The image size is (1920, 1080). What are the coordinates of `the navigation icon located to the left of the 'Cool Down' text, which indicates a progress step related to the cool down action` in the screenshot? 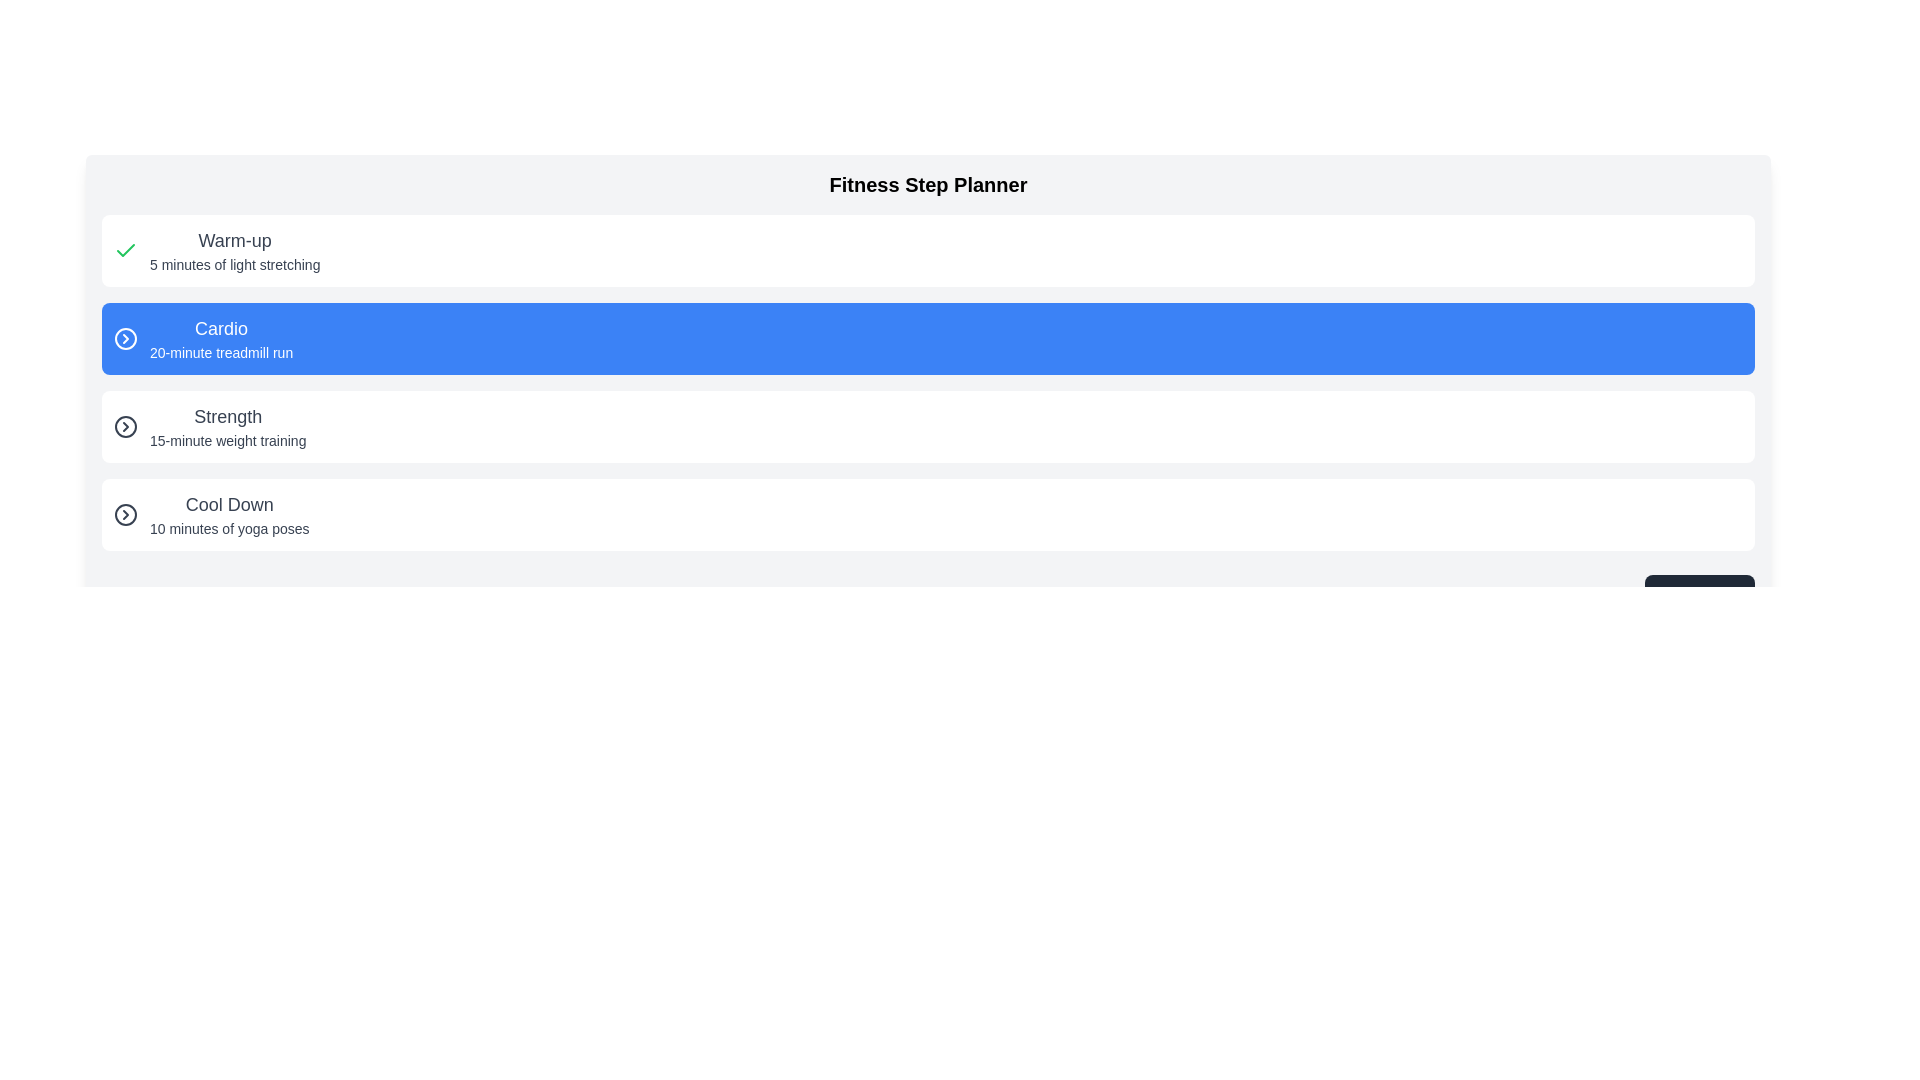 It's located at (124, 514).